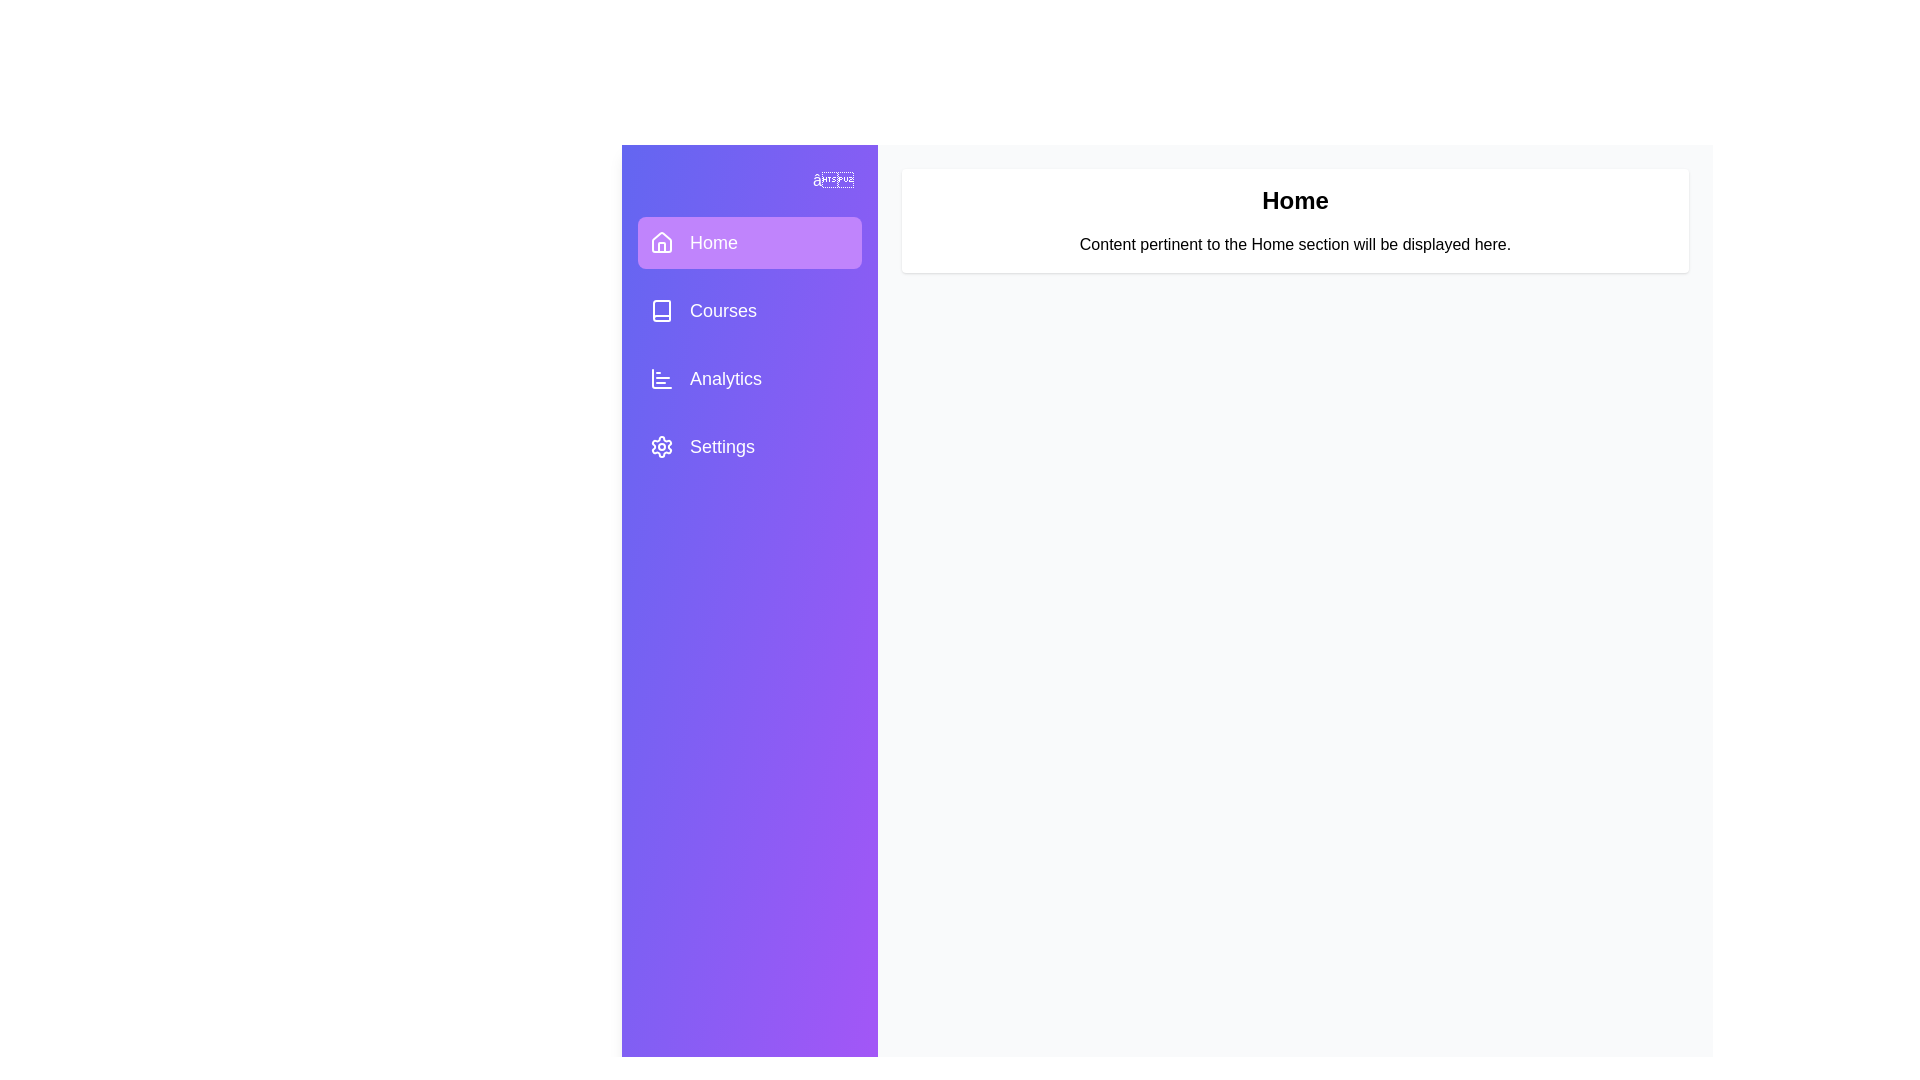 Image resolution: width=1920 pixels, height=1080 pixels. What do you see at coordinates (748, 242) in the screenshot?
I see `the Home tab to see its hover effect` at bounding box center [748, 242].